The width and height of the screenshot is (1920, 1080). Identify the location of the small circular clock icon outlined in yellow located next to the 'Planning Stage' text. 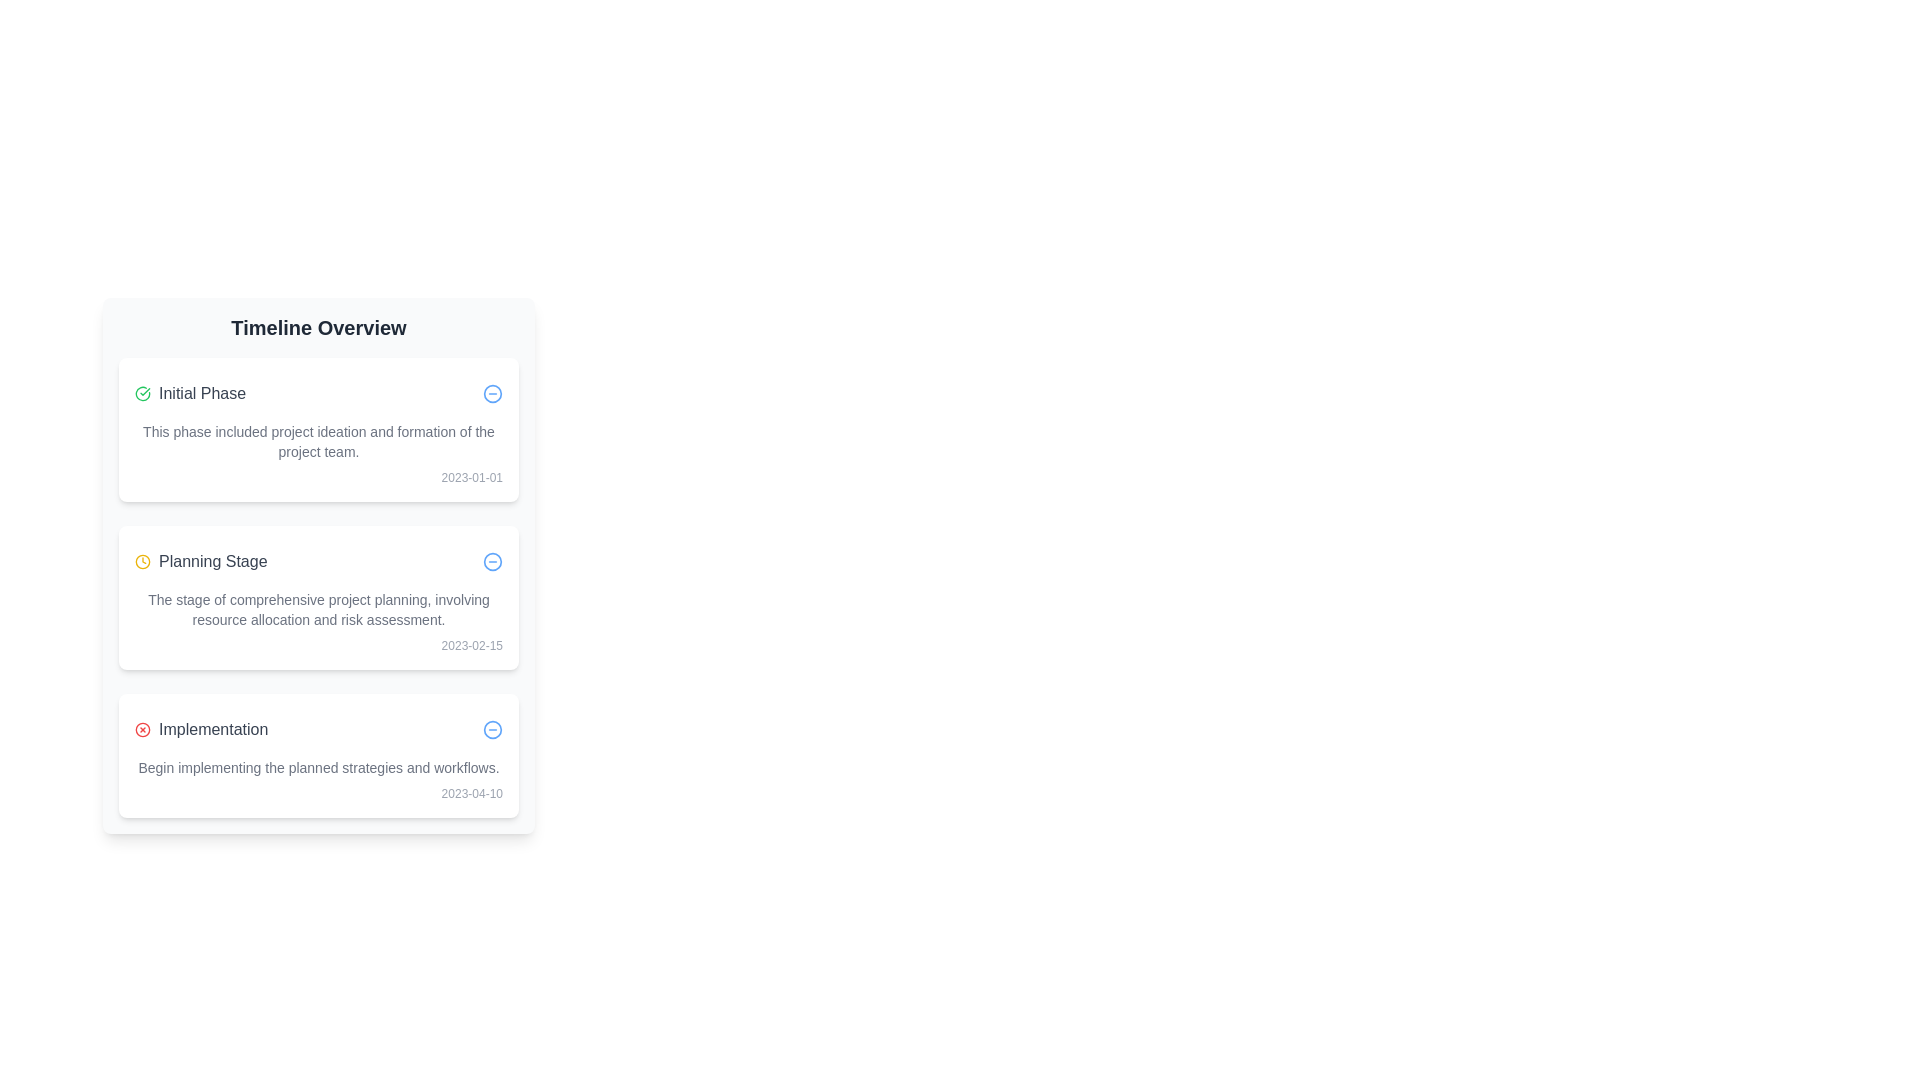
(142, 562).